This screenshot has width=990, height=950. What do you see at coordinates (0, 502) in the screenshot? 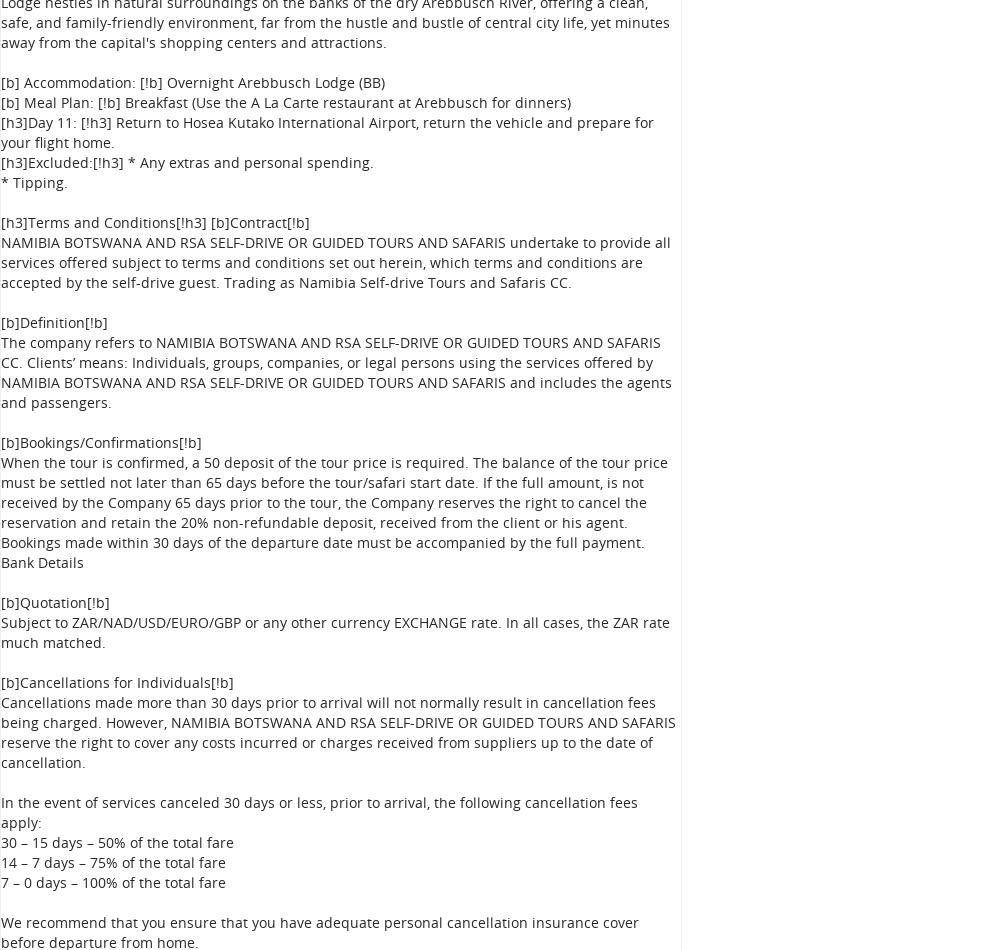
I see `'When the tour is confirmed, a 50 deposit of the tour price is required. The balance of the tour price must be settled not later than 65 days before the tour/safari start date. If the full amount, is not received by the Company 65 days prior to the tour, the Company reserves the right to cancel the reservation and retain the 20% non-refundable deposit, received from the client or his agent. Bookings made within 30 days of the departure date must be accompanied by the full payment.'` at bounding box center [0, 502].